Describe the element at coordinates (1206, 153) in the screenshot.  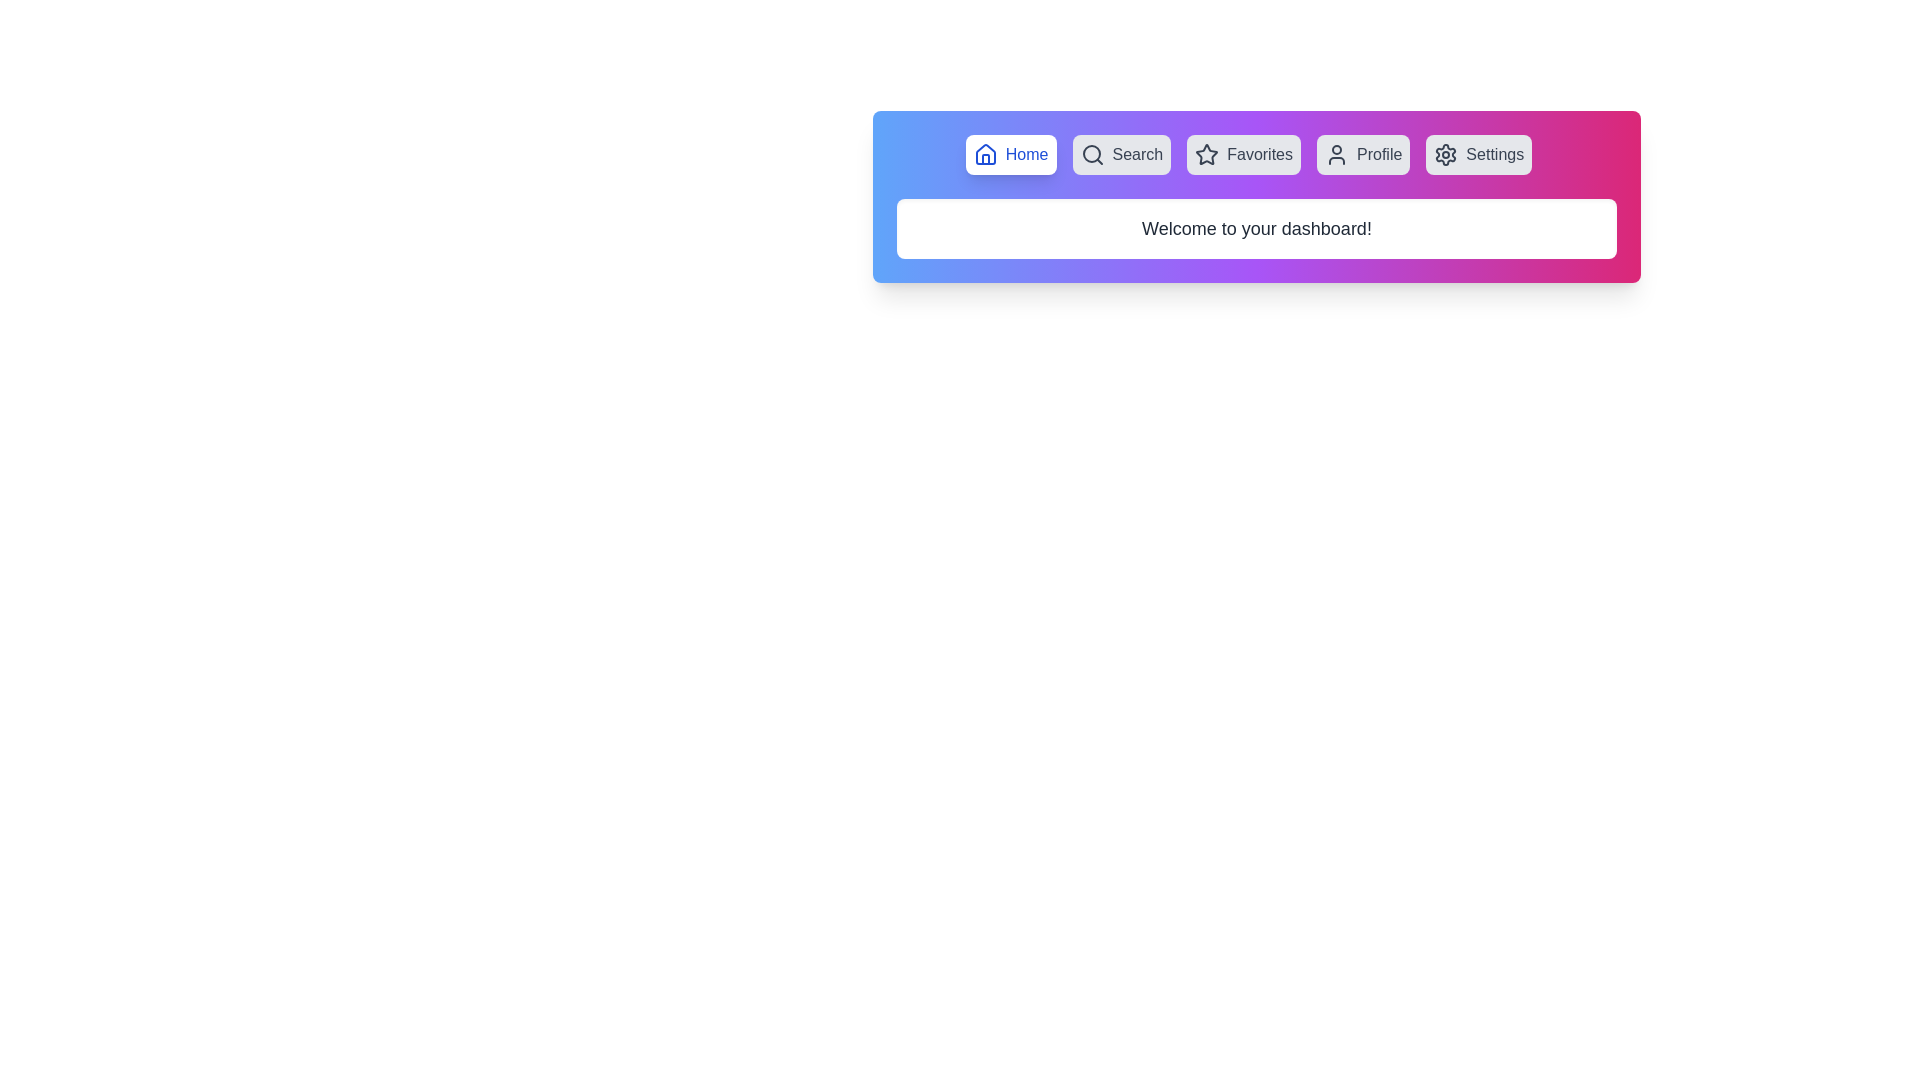
I see `the star icon within the 'Favorites' button in the top navigation bar` at that location.